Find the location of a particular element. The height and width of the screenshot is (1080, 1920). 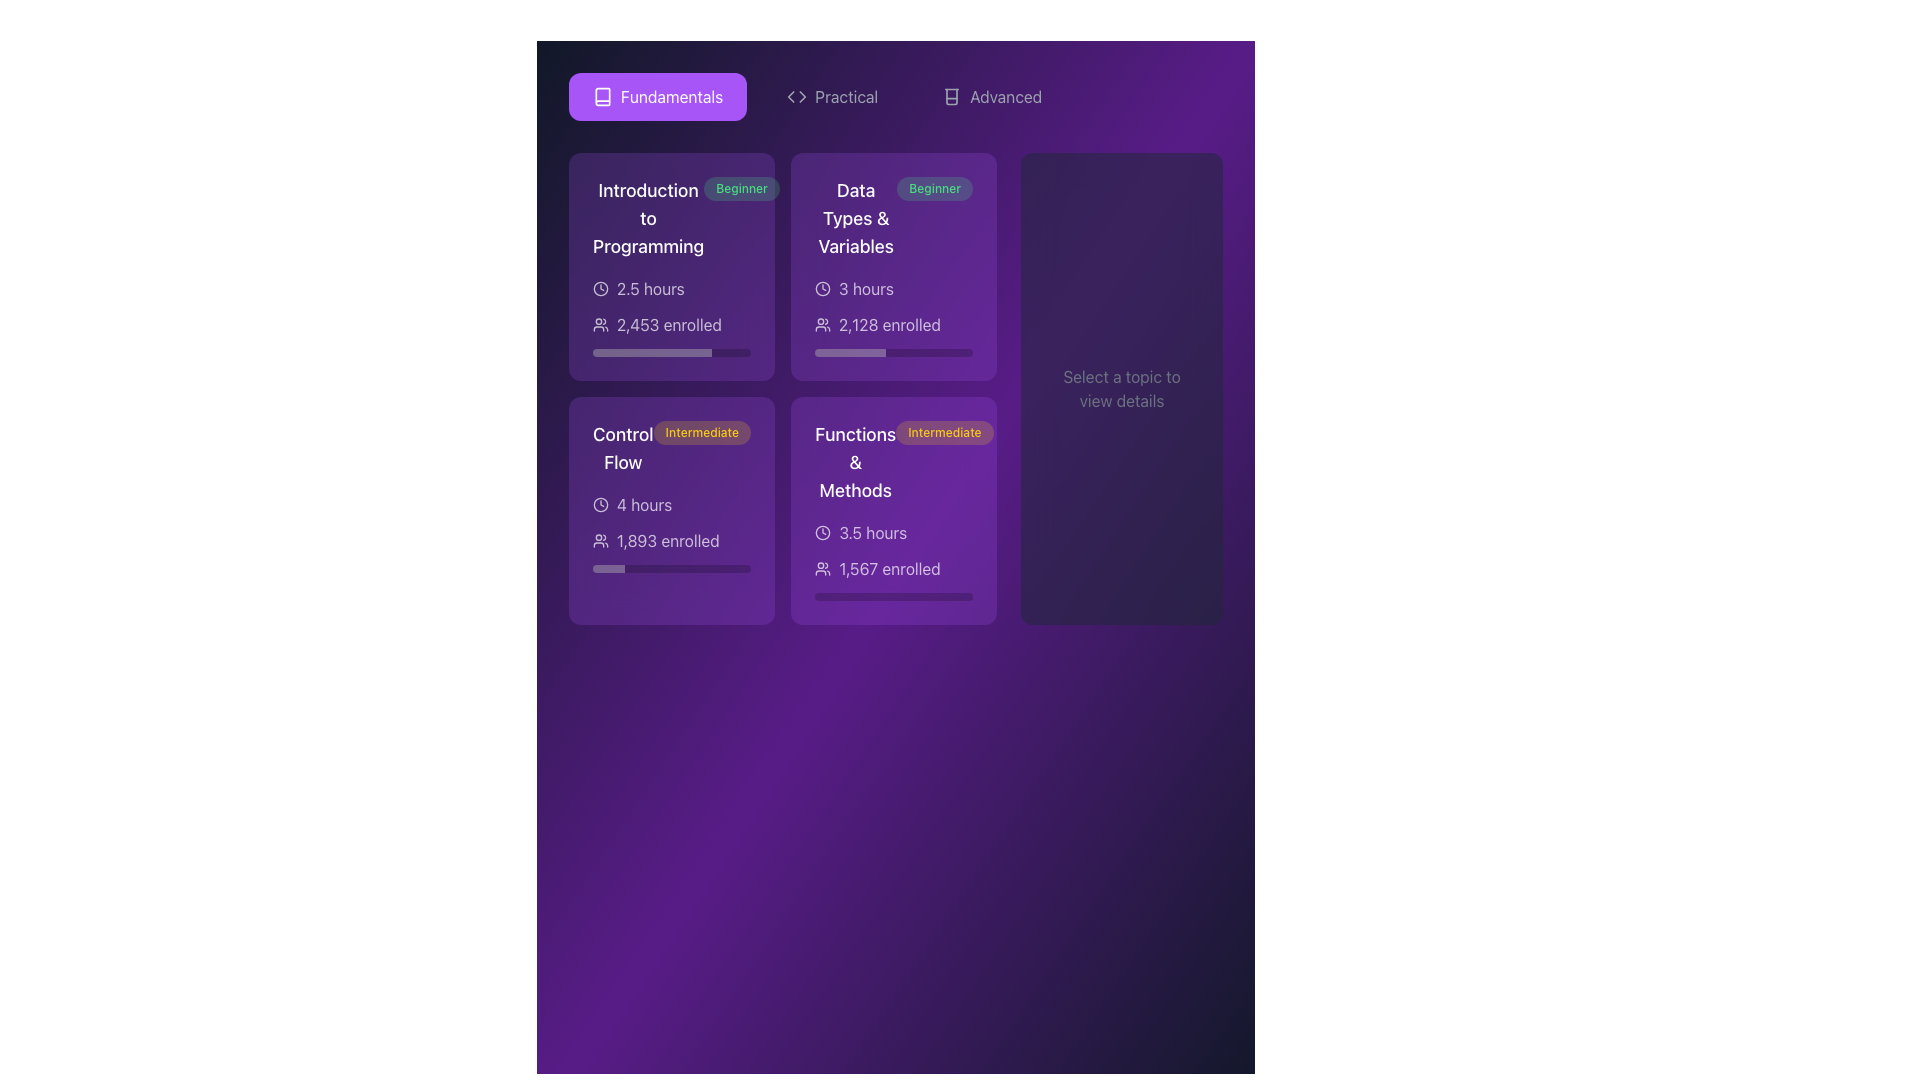

the progress bar segment that represents 45% completion within the 'Data Types & Variables' card is located at coordinates (850, 352).